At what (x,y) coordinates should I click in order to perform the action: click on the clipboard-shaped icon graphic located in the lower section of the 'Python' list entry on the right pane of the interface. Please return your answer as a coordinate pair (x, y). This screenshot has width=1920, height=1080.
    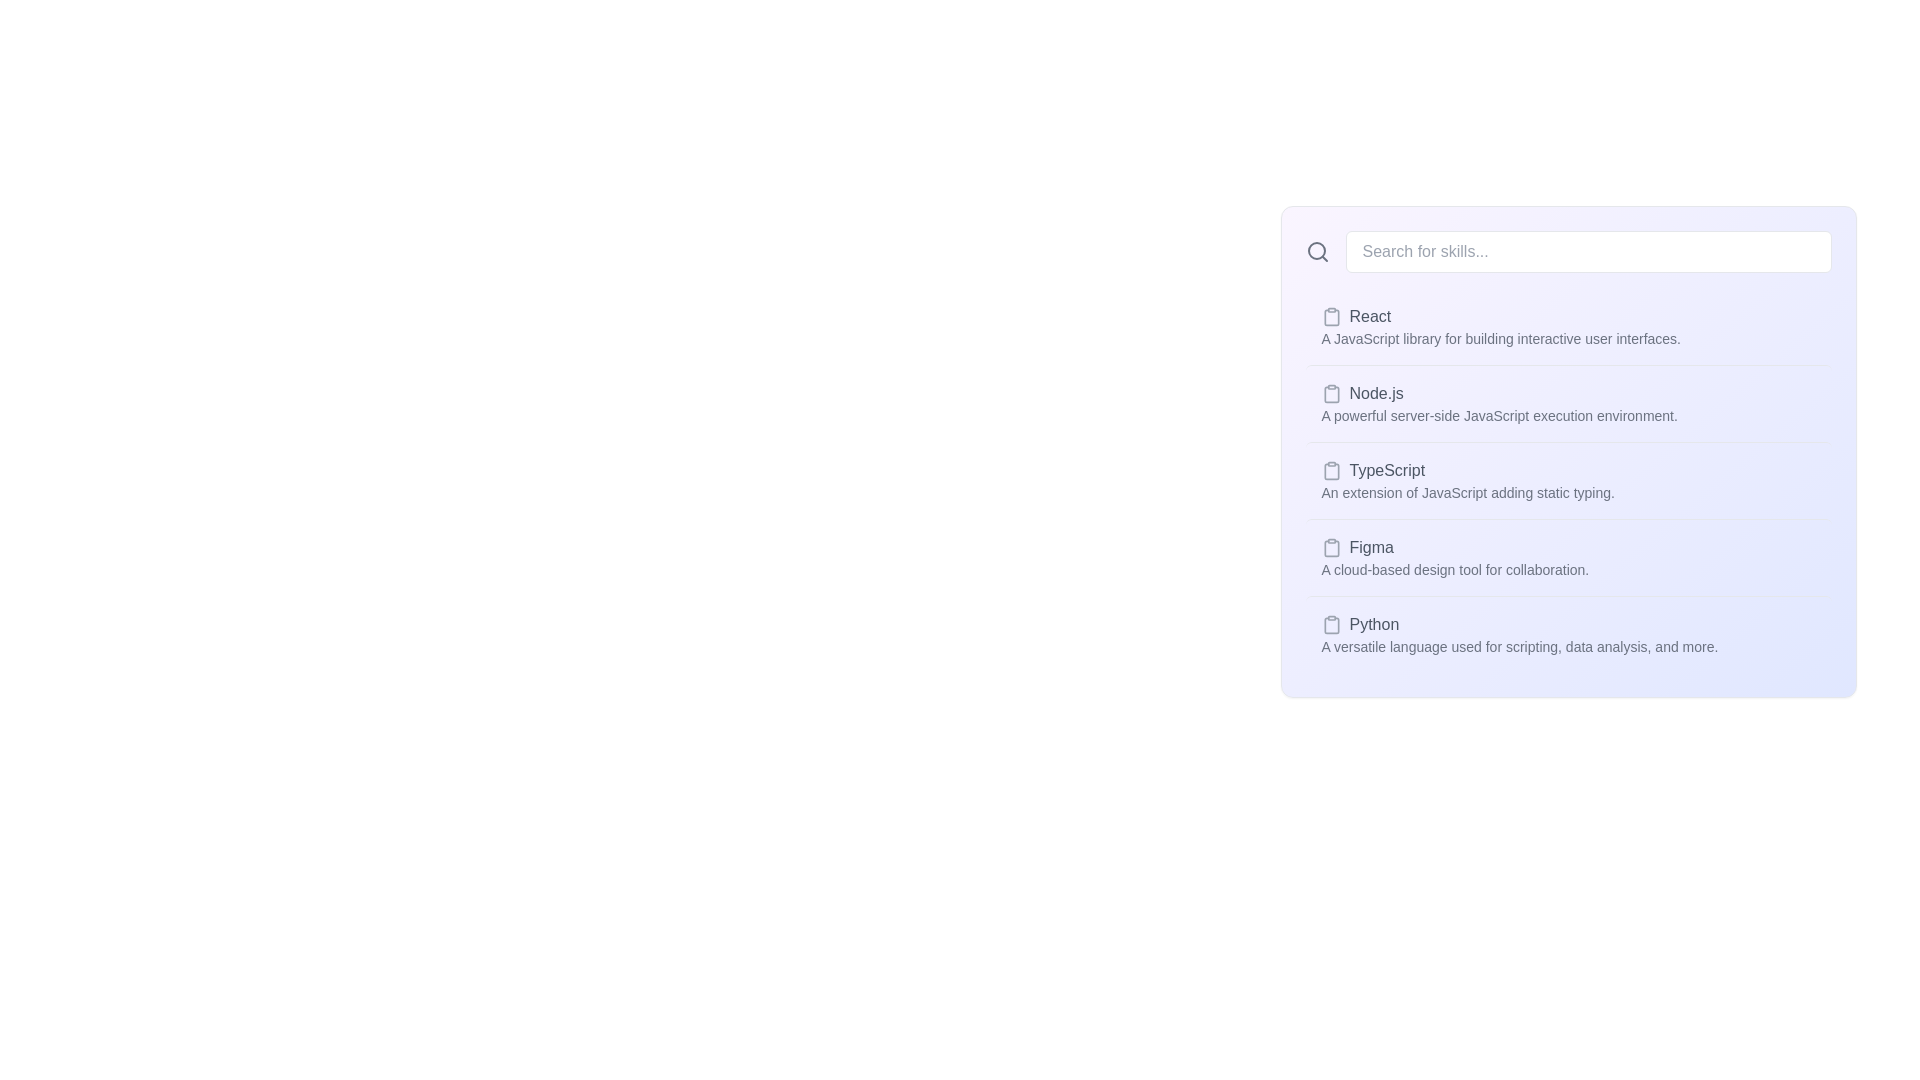
    Looking at the image, I should click on (1331, 624).